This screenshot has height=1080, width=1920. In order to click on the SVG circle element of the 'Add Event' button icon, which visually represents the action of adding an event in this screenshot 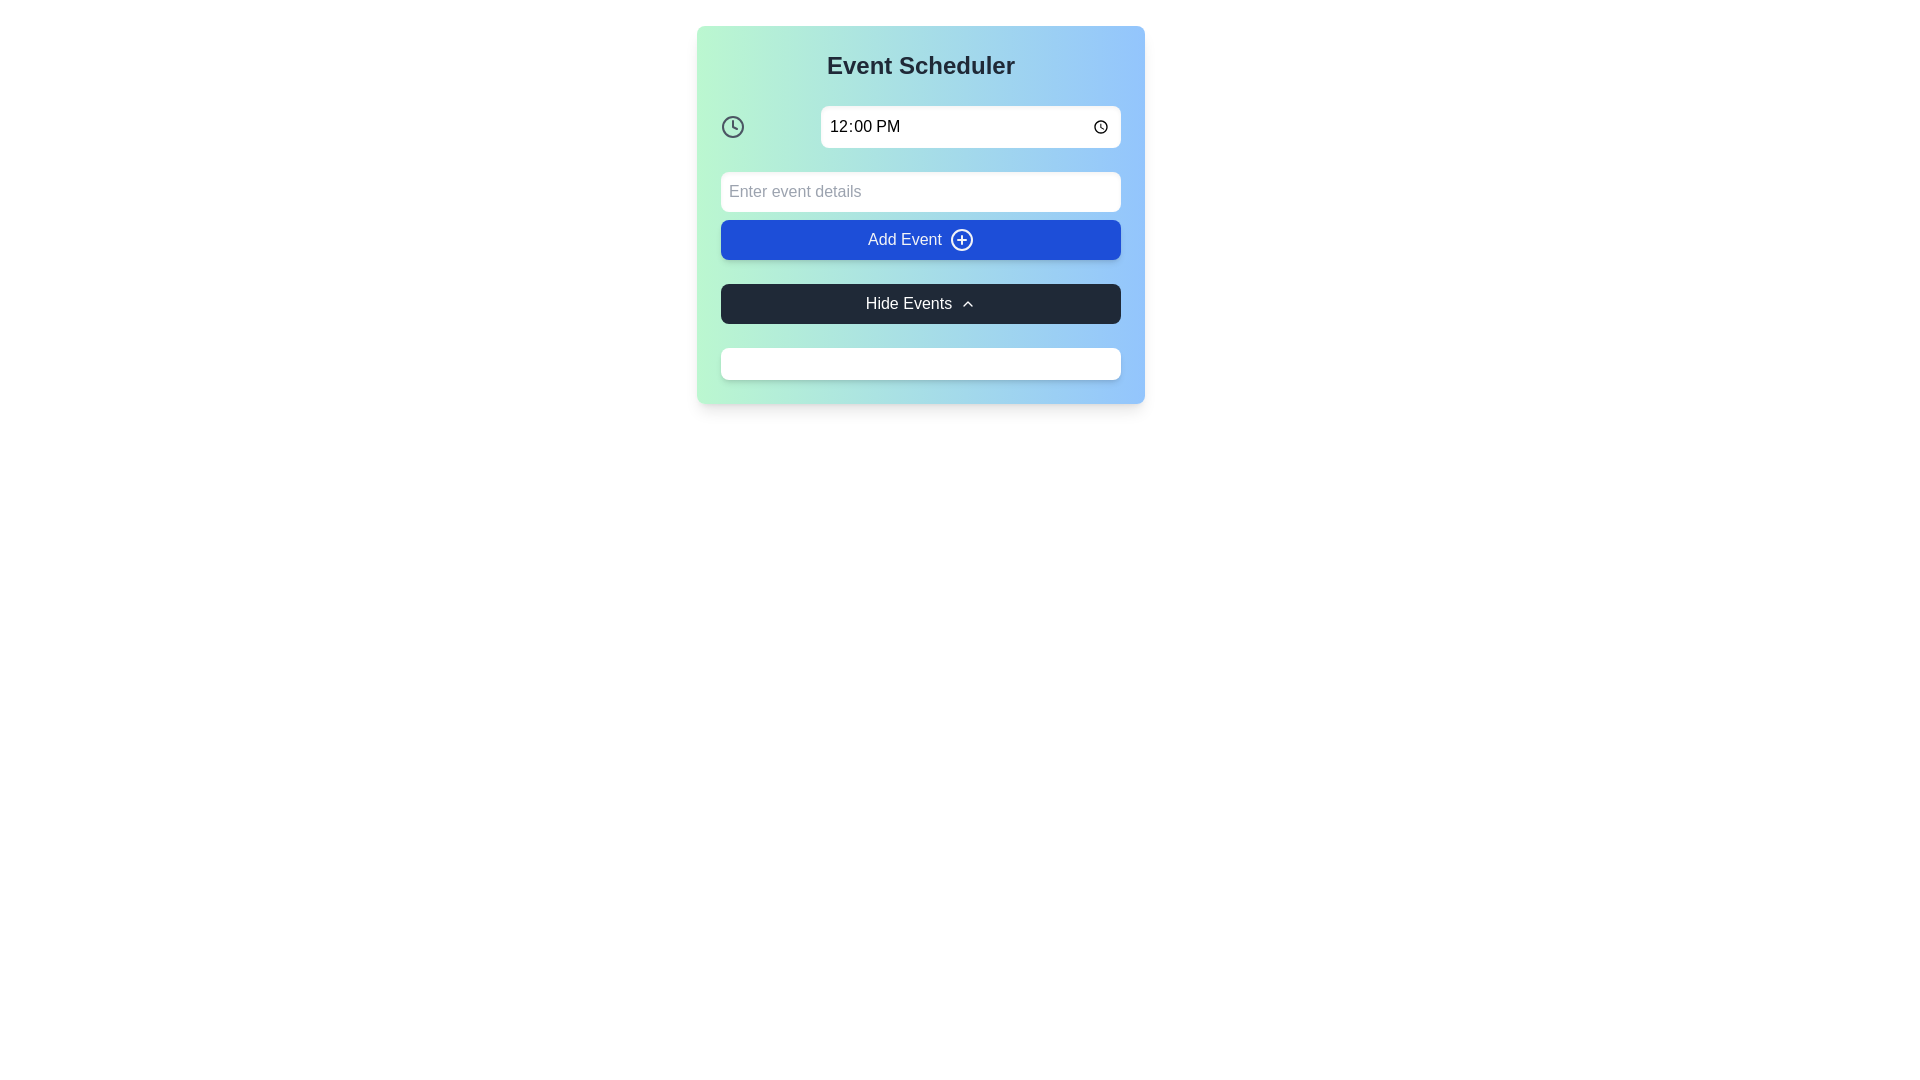, I will do `click(961, 238)`.